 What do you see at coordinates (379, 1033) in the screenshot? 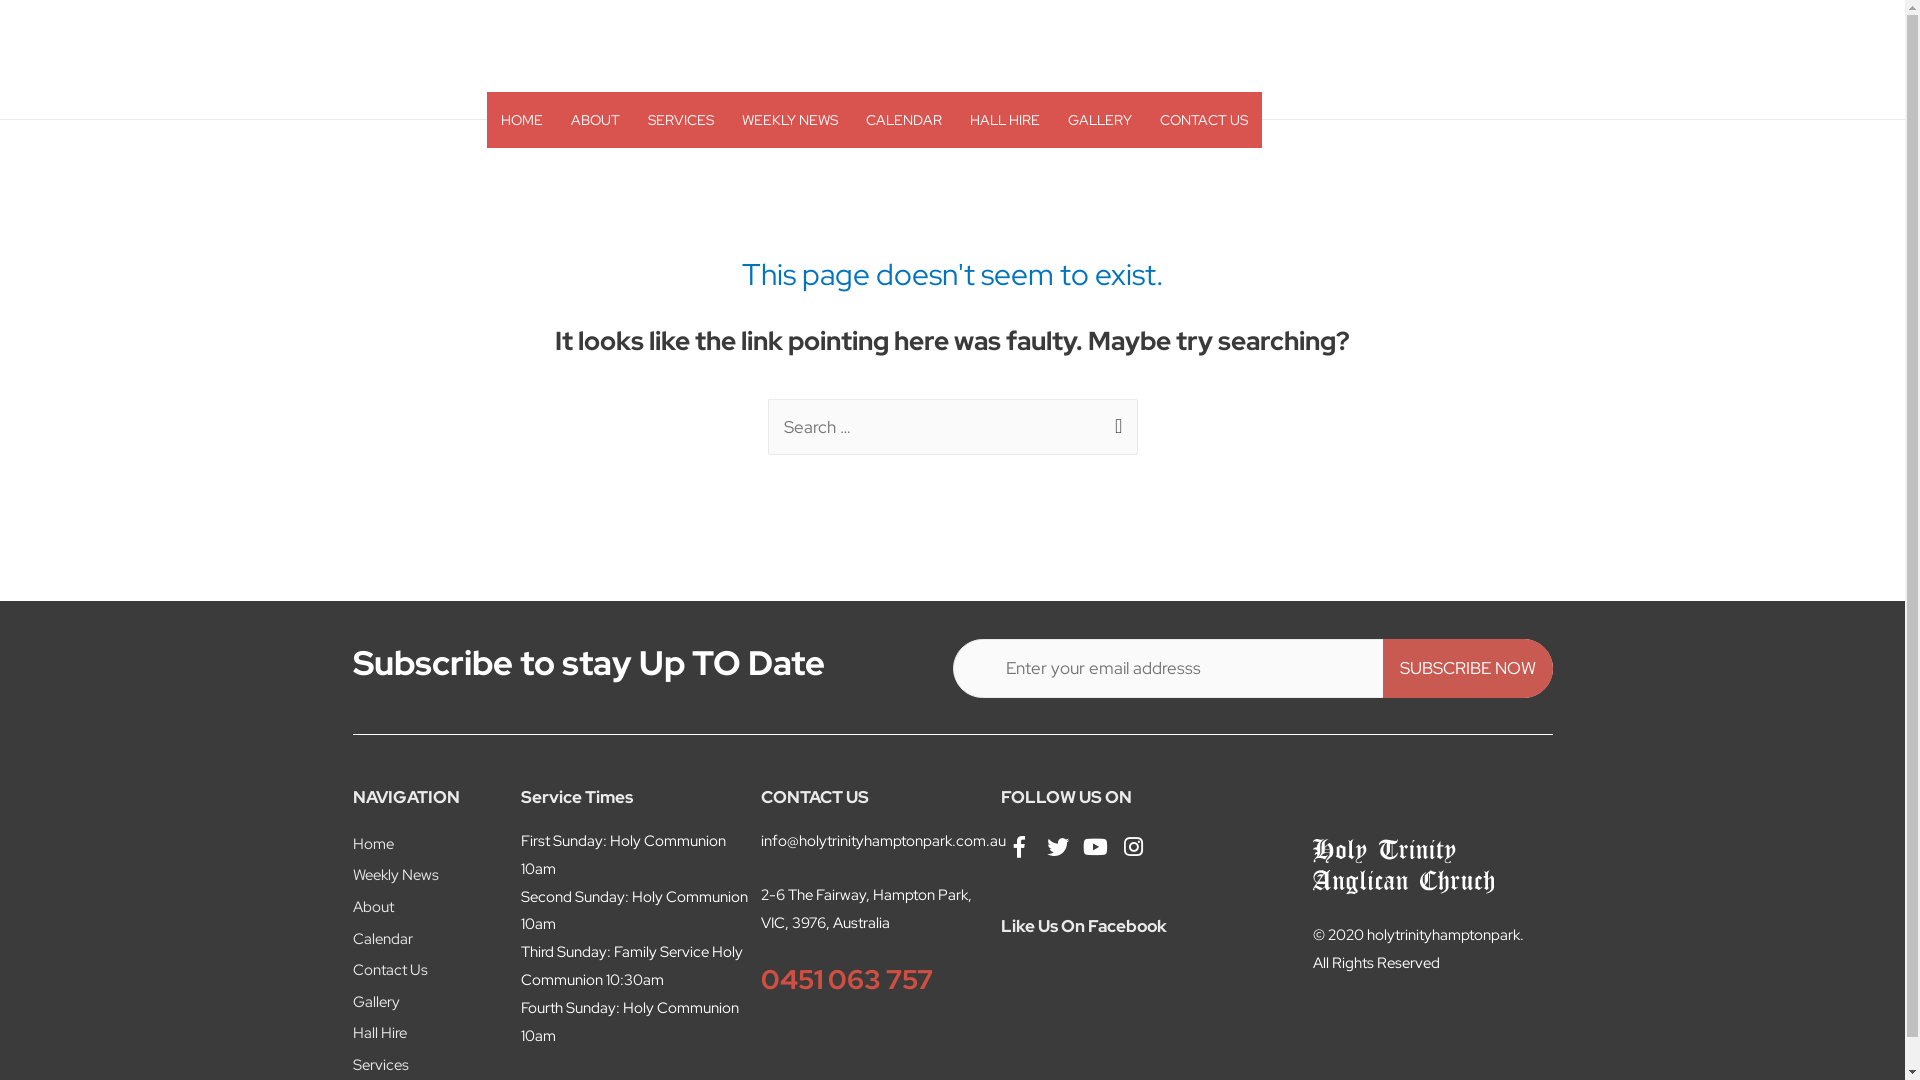
I see `'Hall Hire'` at bounding box center [379, 1033].